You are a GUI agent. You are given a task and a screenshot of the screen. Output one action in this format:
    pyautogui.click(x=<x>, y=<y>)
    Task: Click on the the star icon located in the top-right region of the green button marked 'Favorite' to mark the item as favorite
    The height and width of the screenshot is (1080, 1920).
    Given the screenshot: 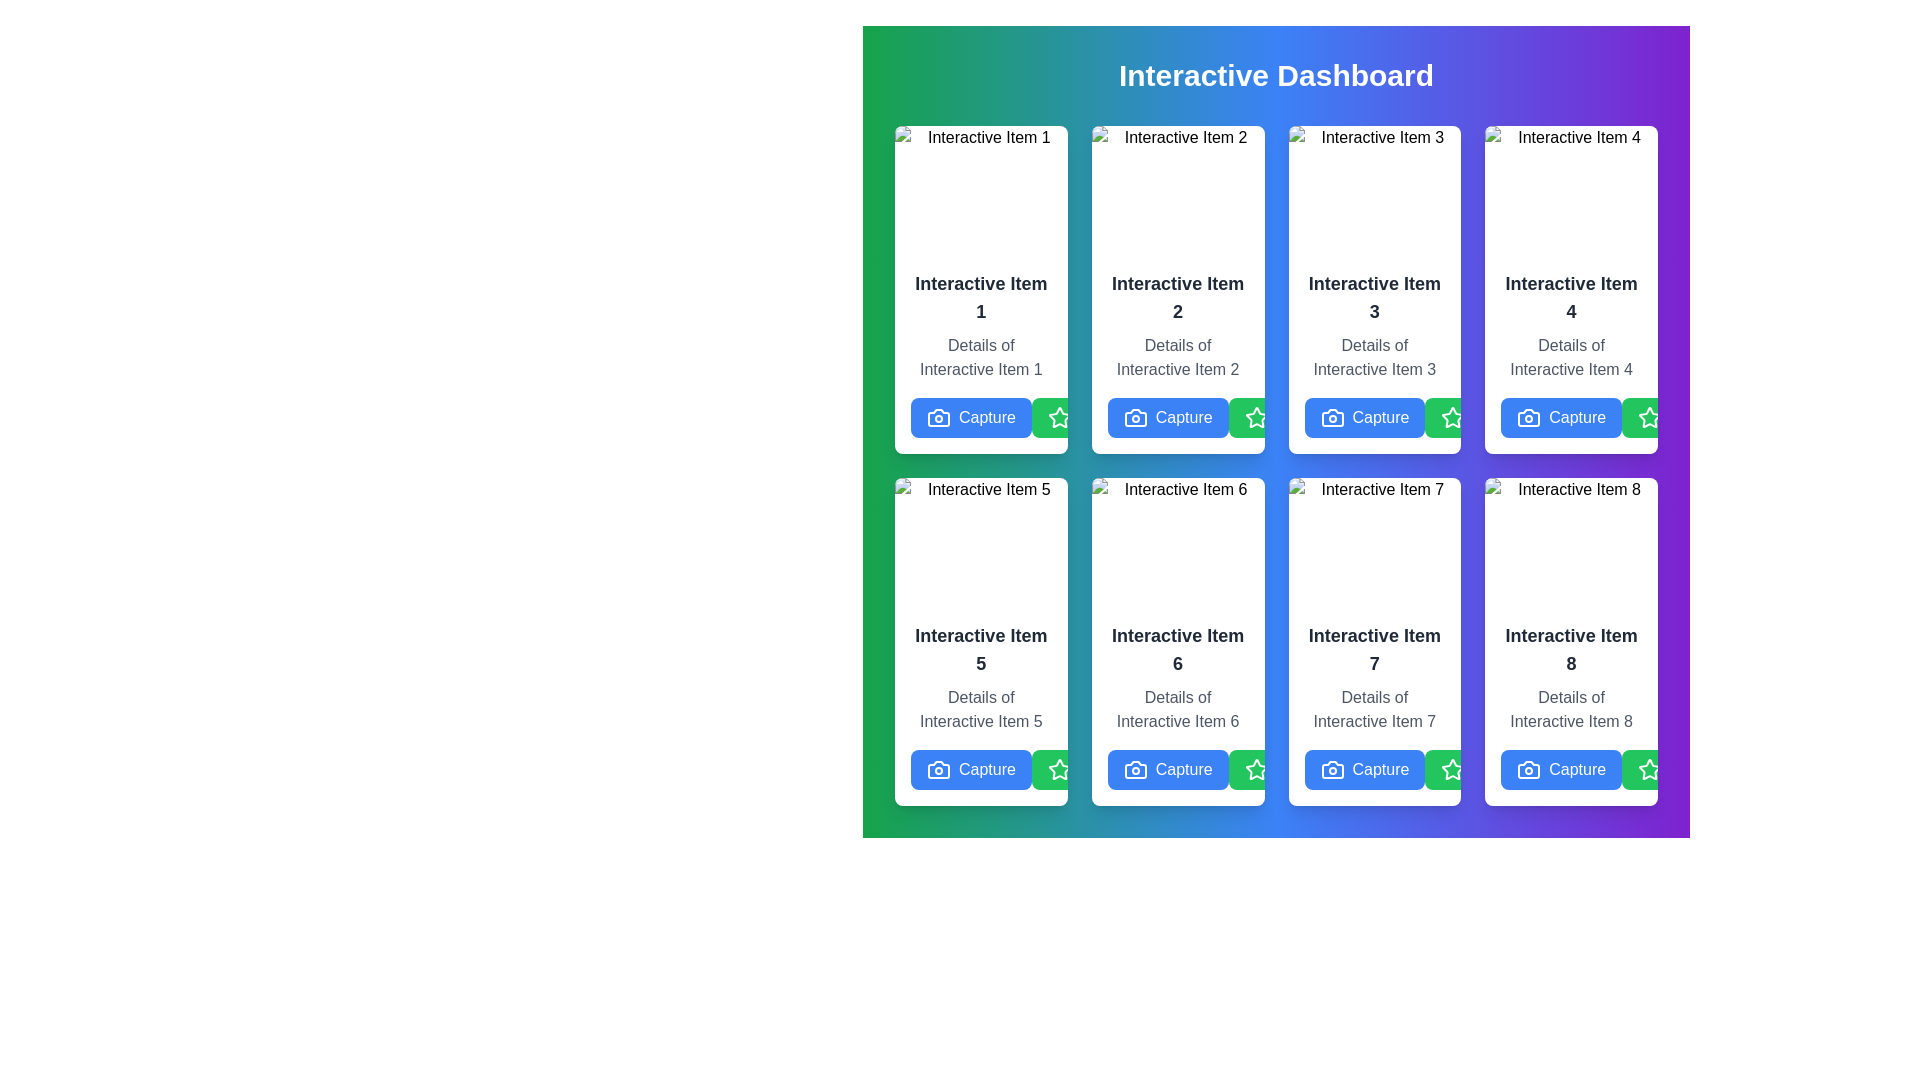 What is the action you would take?
    pyautogui.click(x=1255, y=416)
    